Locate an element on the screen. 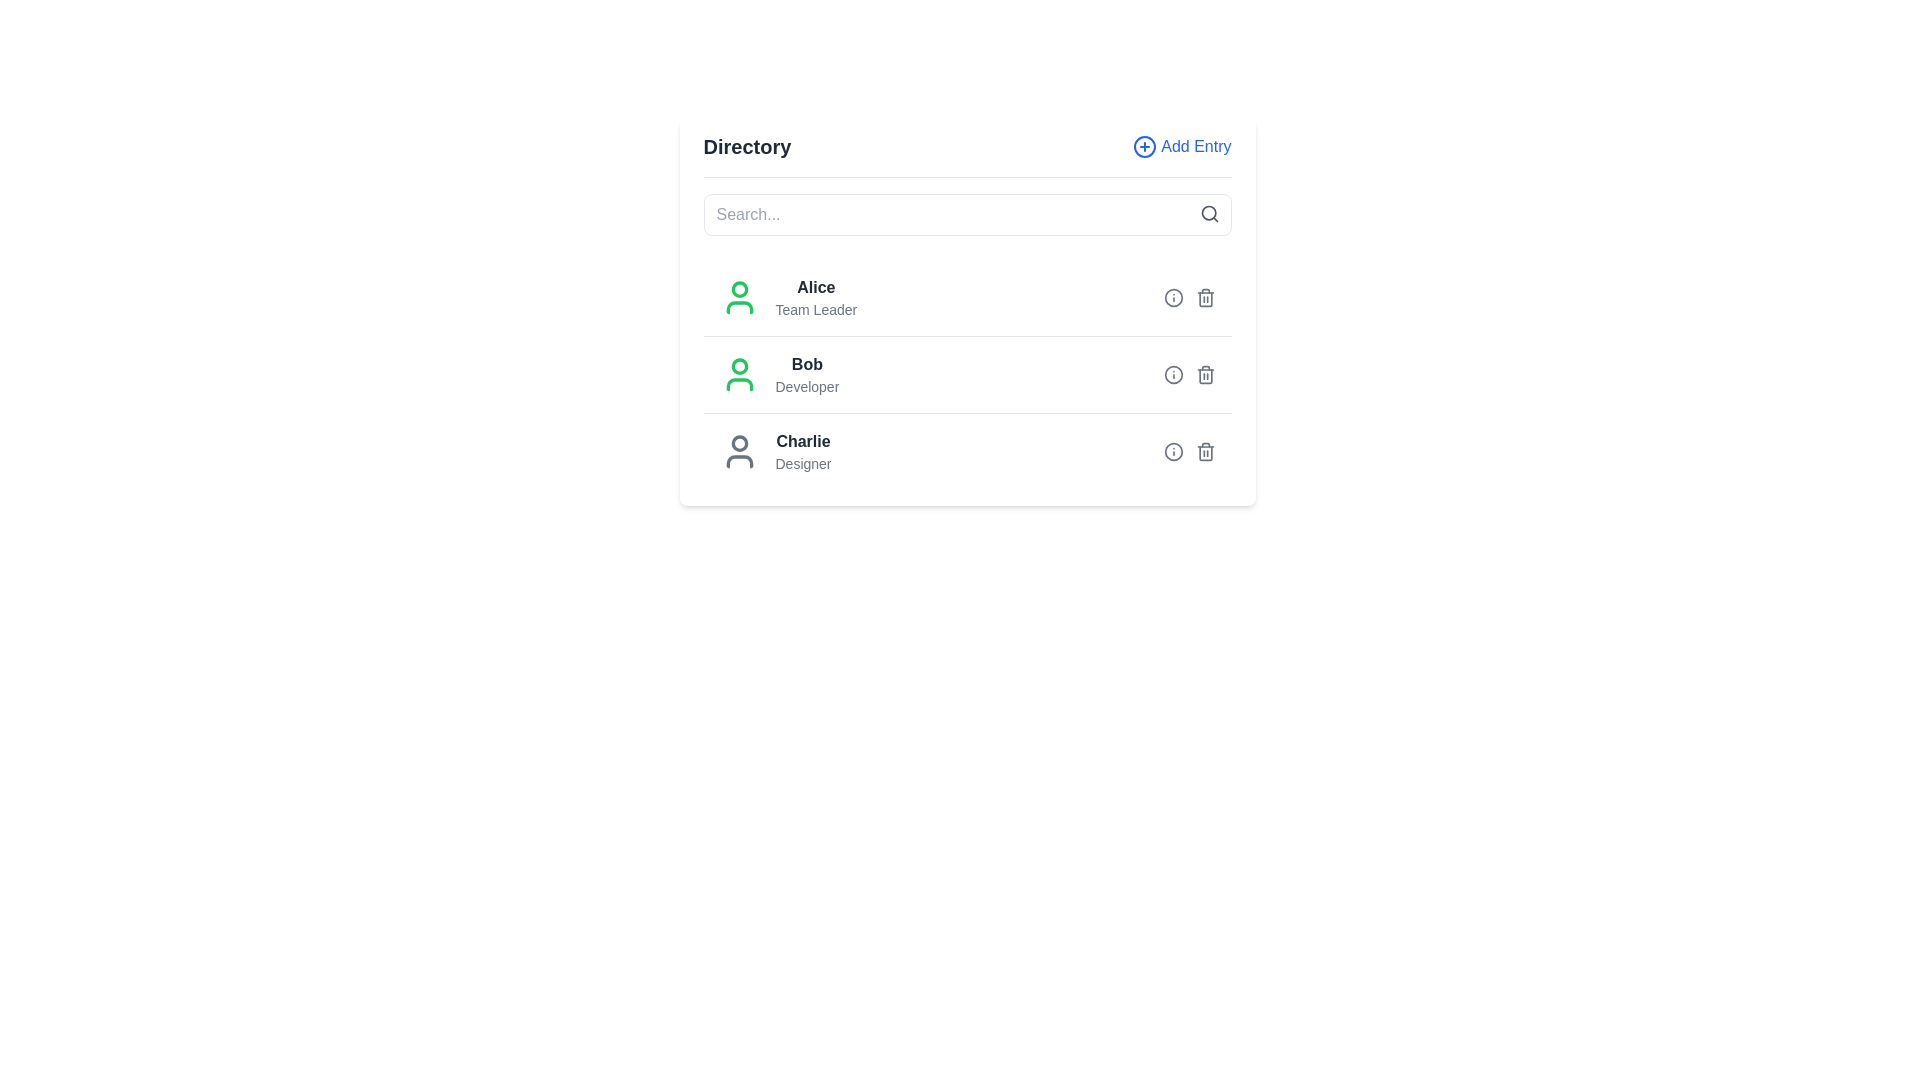 The image size is (1920, 1080). the text label displaying the name 'Alice' in the directory, which is located in the first row of a vertical list to the right of the green user icon and above the role label 'Team Leader' is located at coordinates (816, 288).